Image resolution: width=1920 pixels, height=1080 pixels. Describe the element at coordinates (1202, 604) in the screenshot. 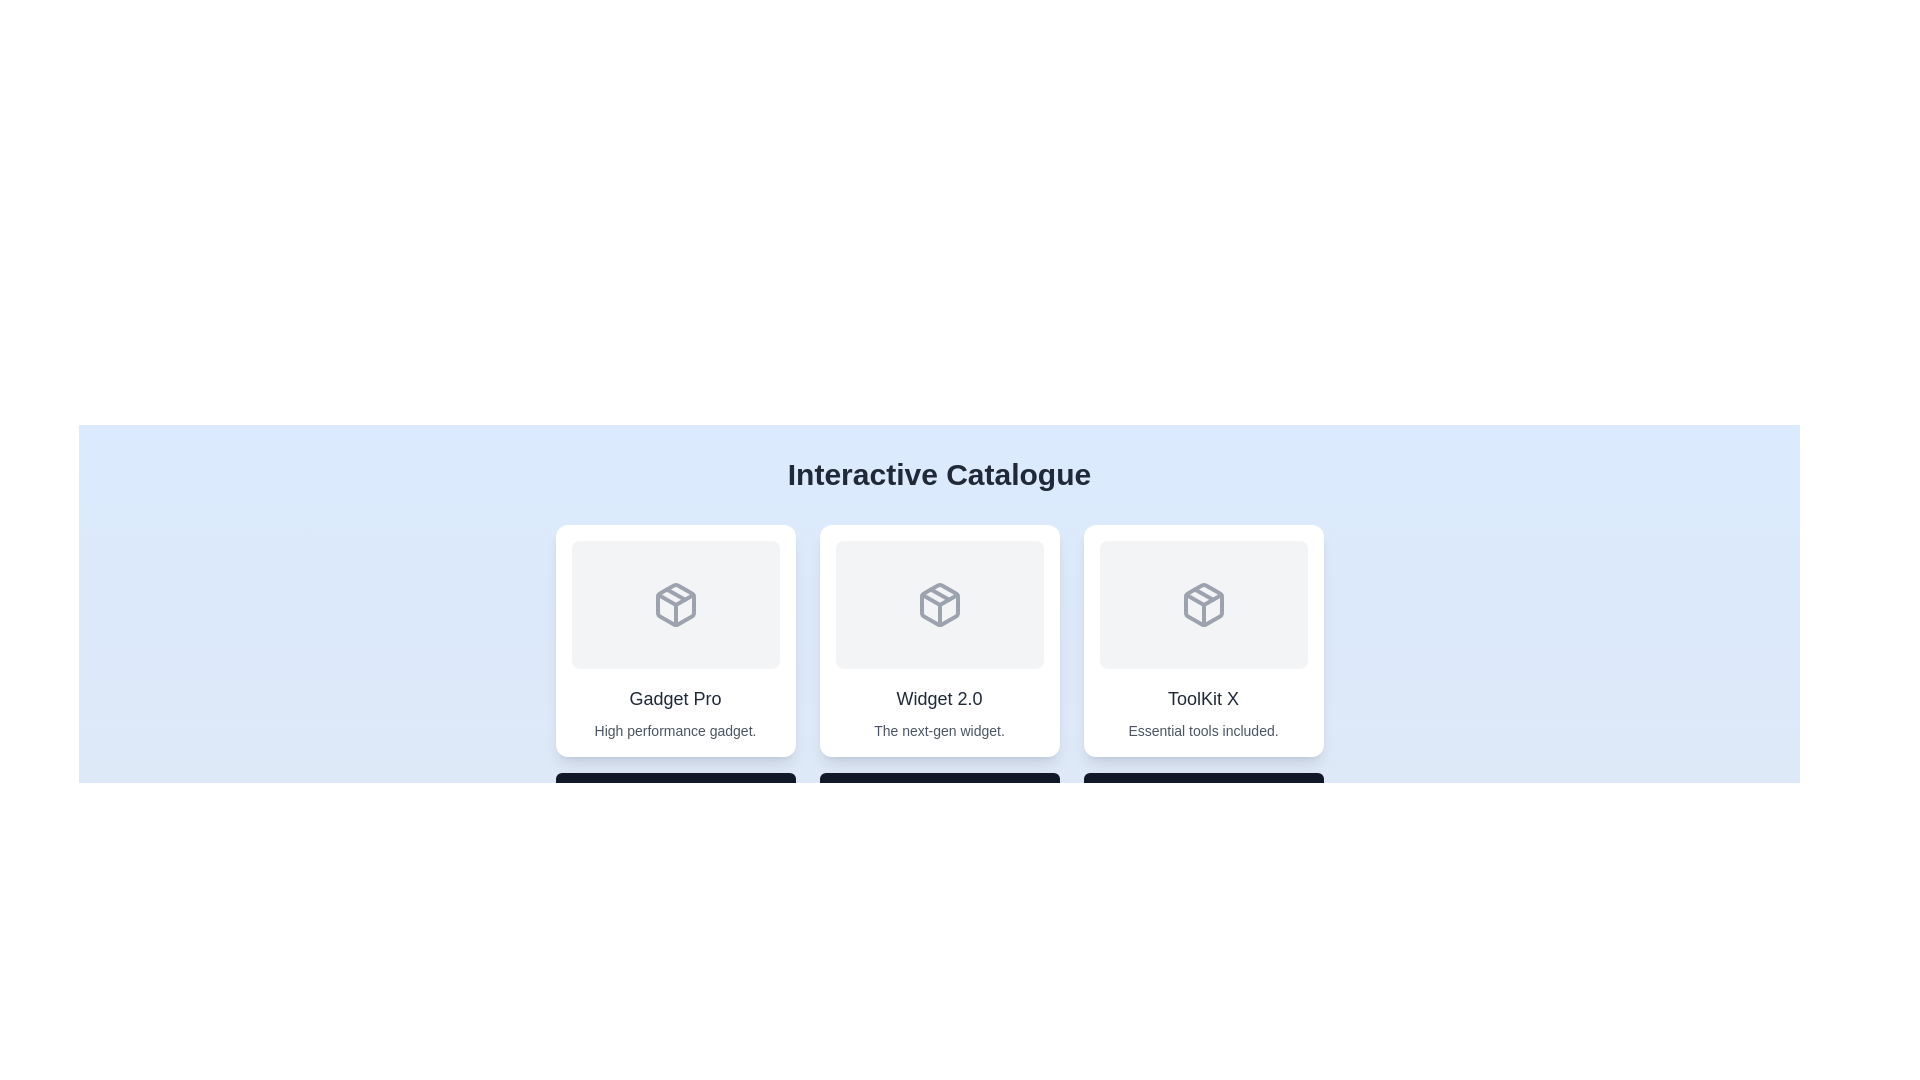

I see `the graphical representation or icon within the 'ToolKit X' card, which is the third card in a horizontal row of similar cards` at that location.